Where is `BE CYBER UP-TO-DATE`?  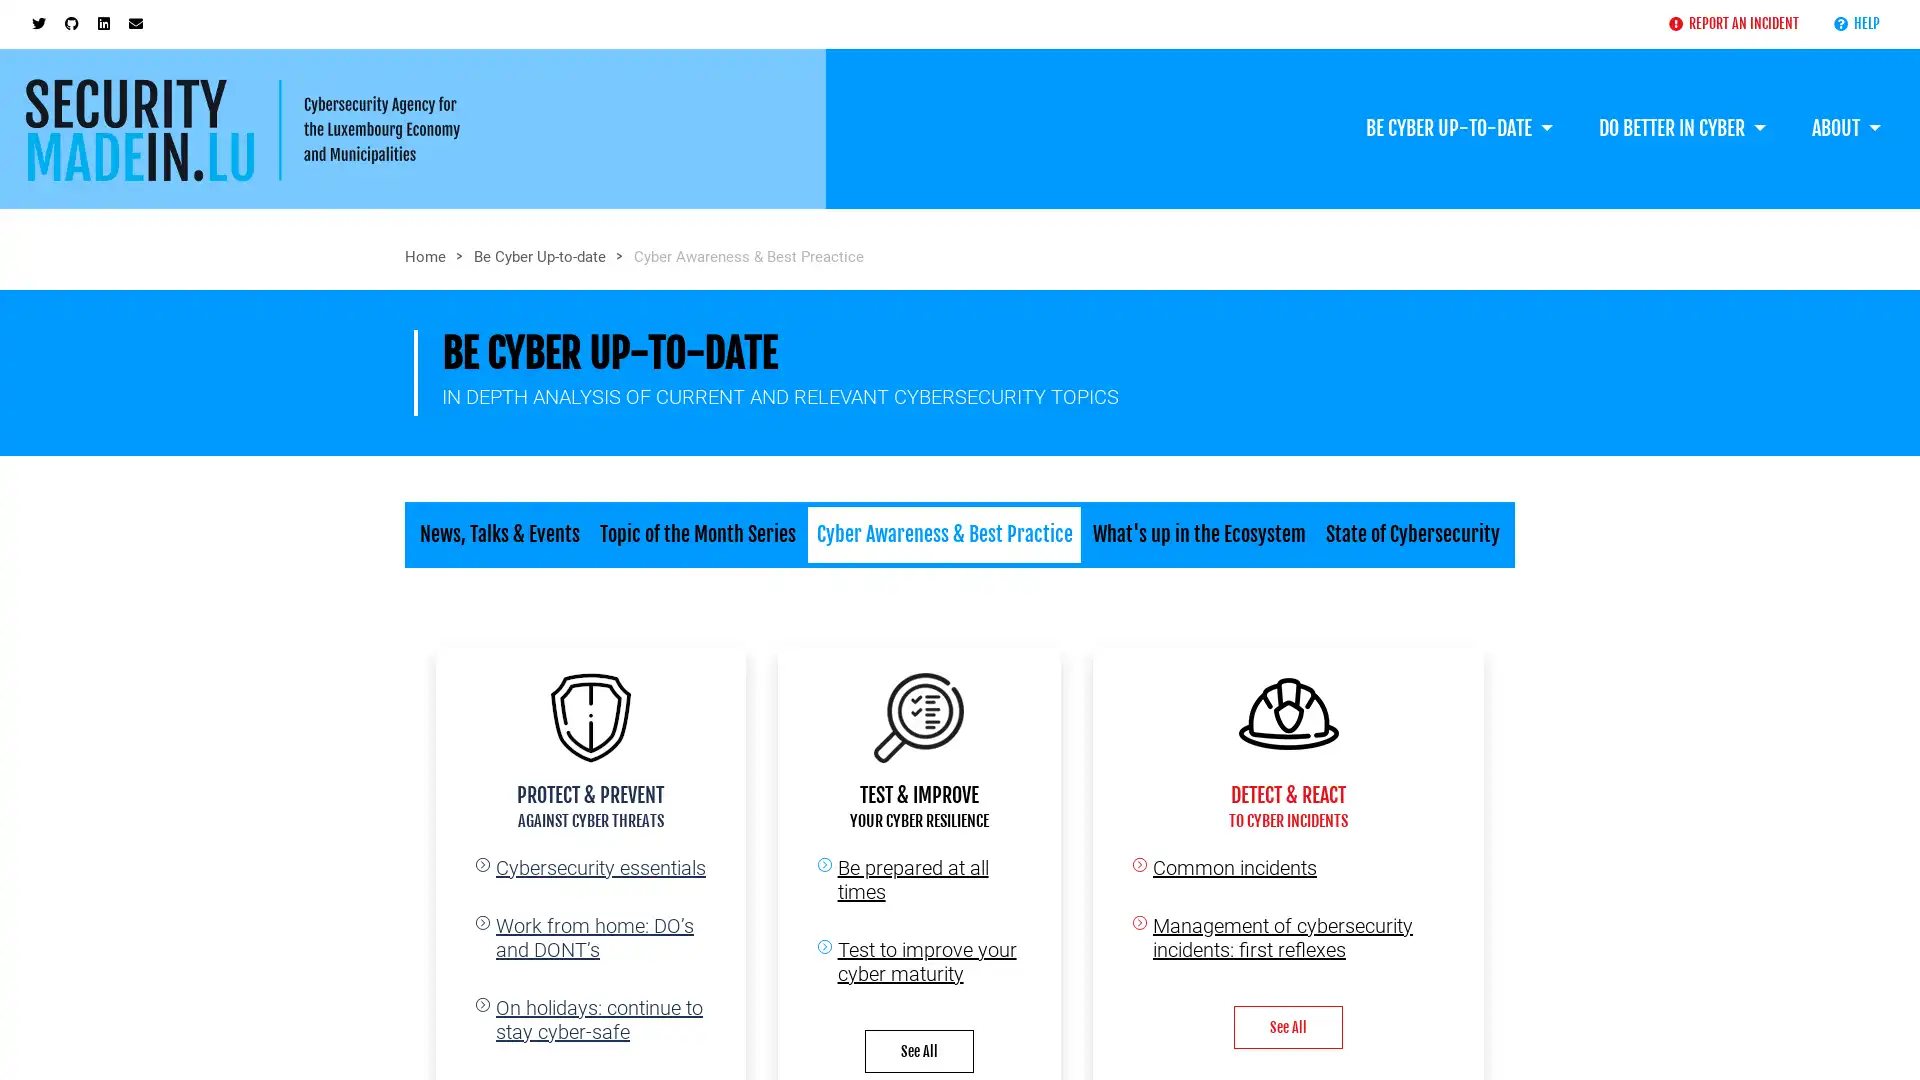
BE CYBER UP-TO-DATE is located at coordinates (1458, 108).